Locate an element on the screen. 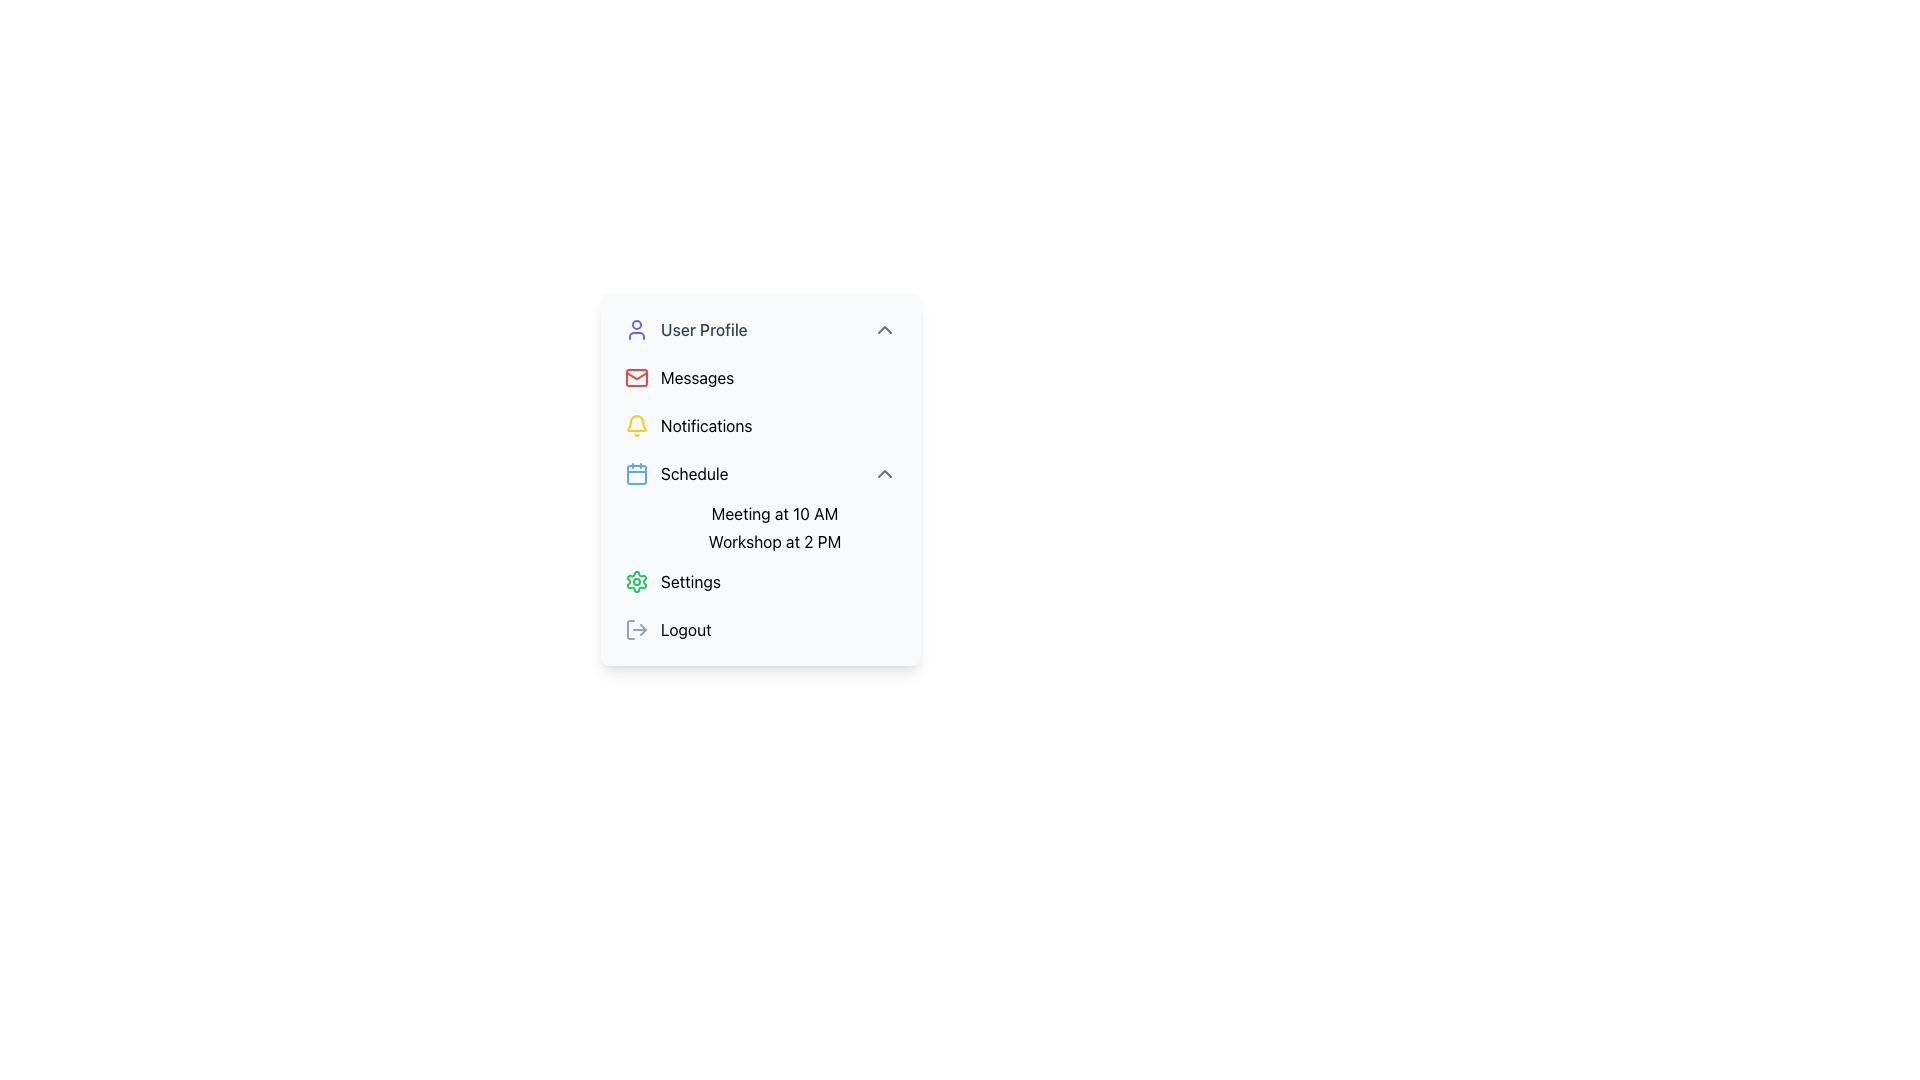 The image size is (1920, 1080). the textual label identifying the 'Notifications' menu entry, located to the right of the yellow bell icon in the third menu item is located at coordinates (706, 424).